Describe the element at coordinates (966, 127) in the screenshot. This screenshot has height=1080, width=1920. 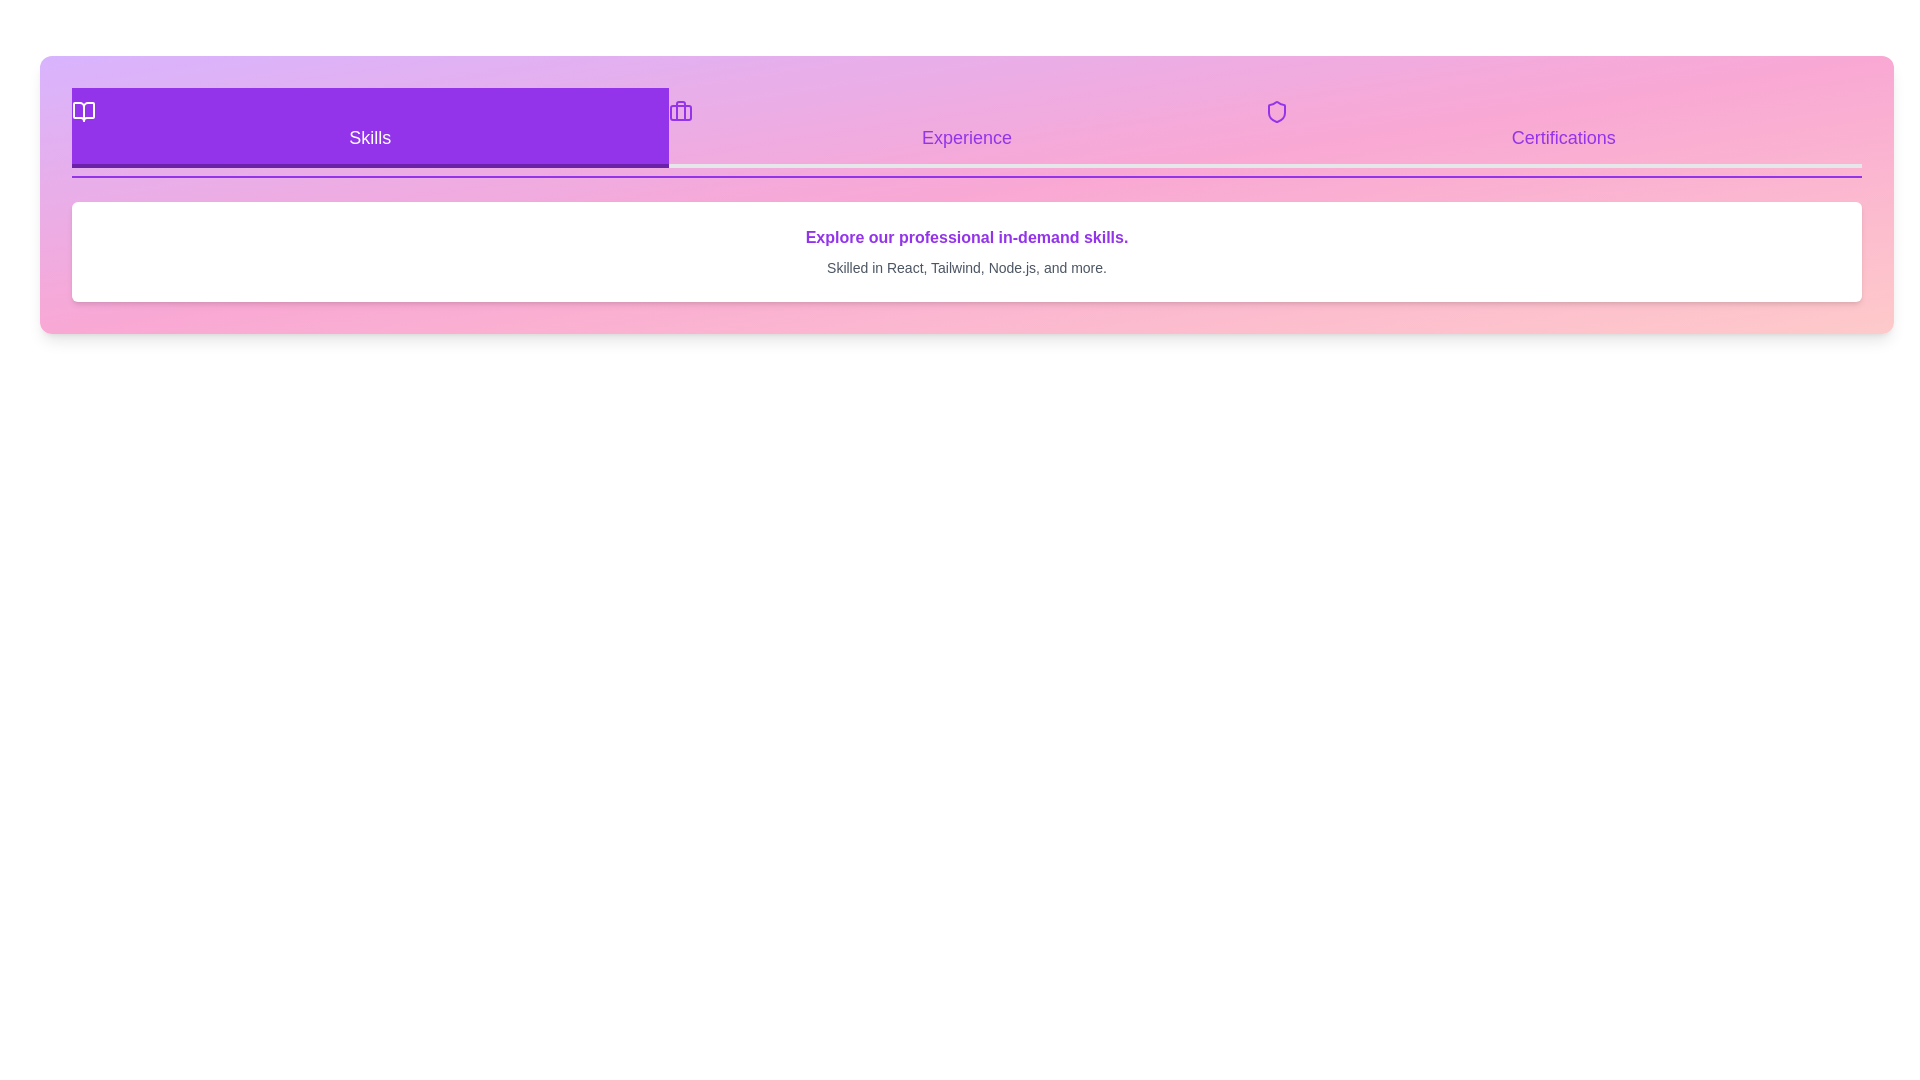
I see `the Experience tab by clicking on its button` at that location.